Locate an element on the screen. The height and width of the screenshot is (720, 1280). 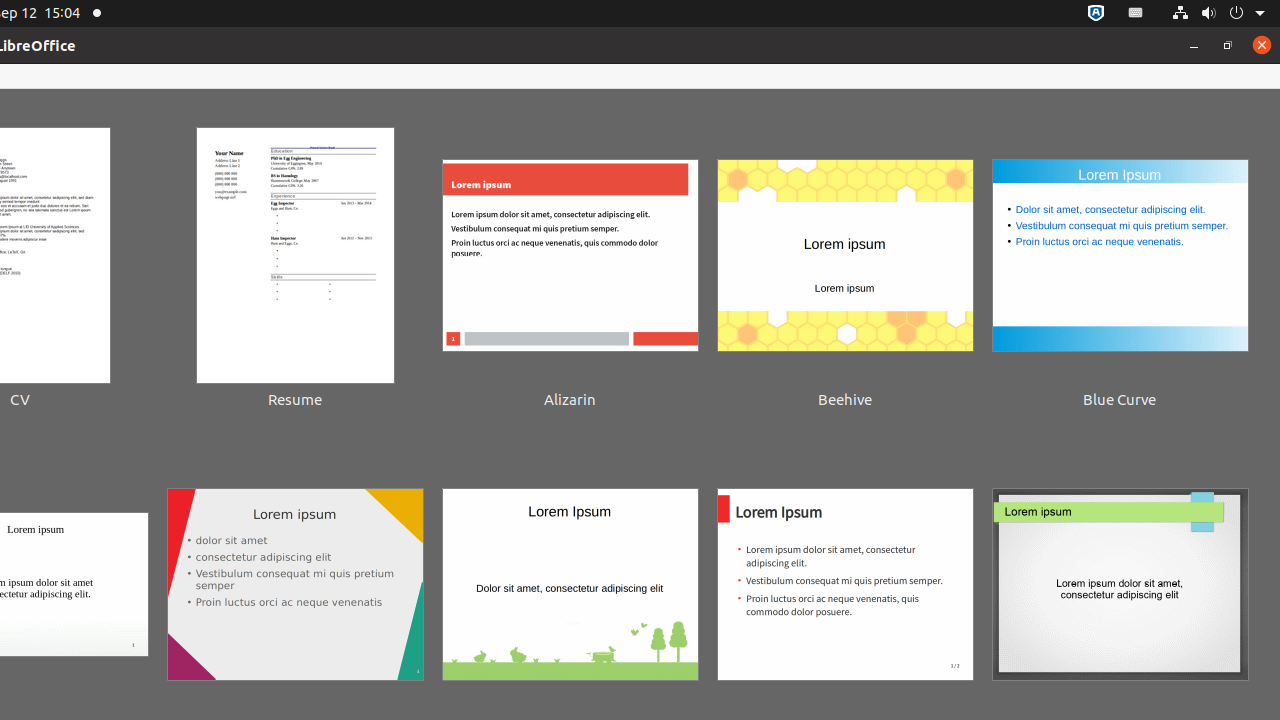
'Resume' is located at coordinates (294, 270).